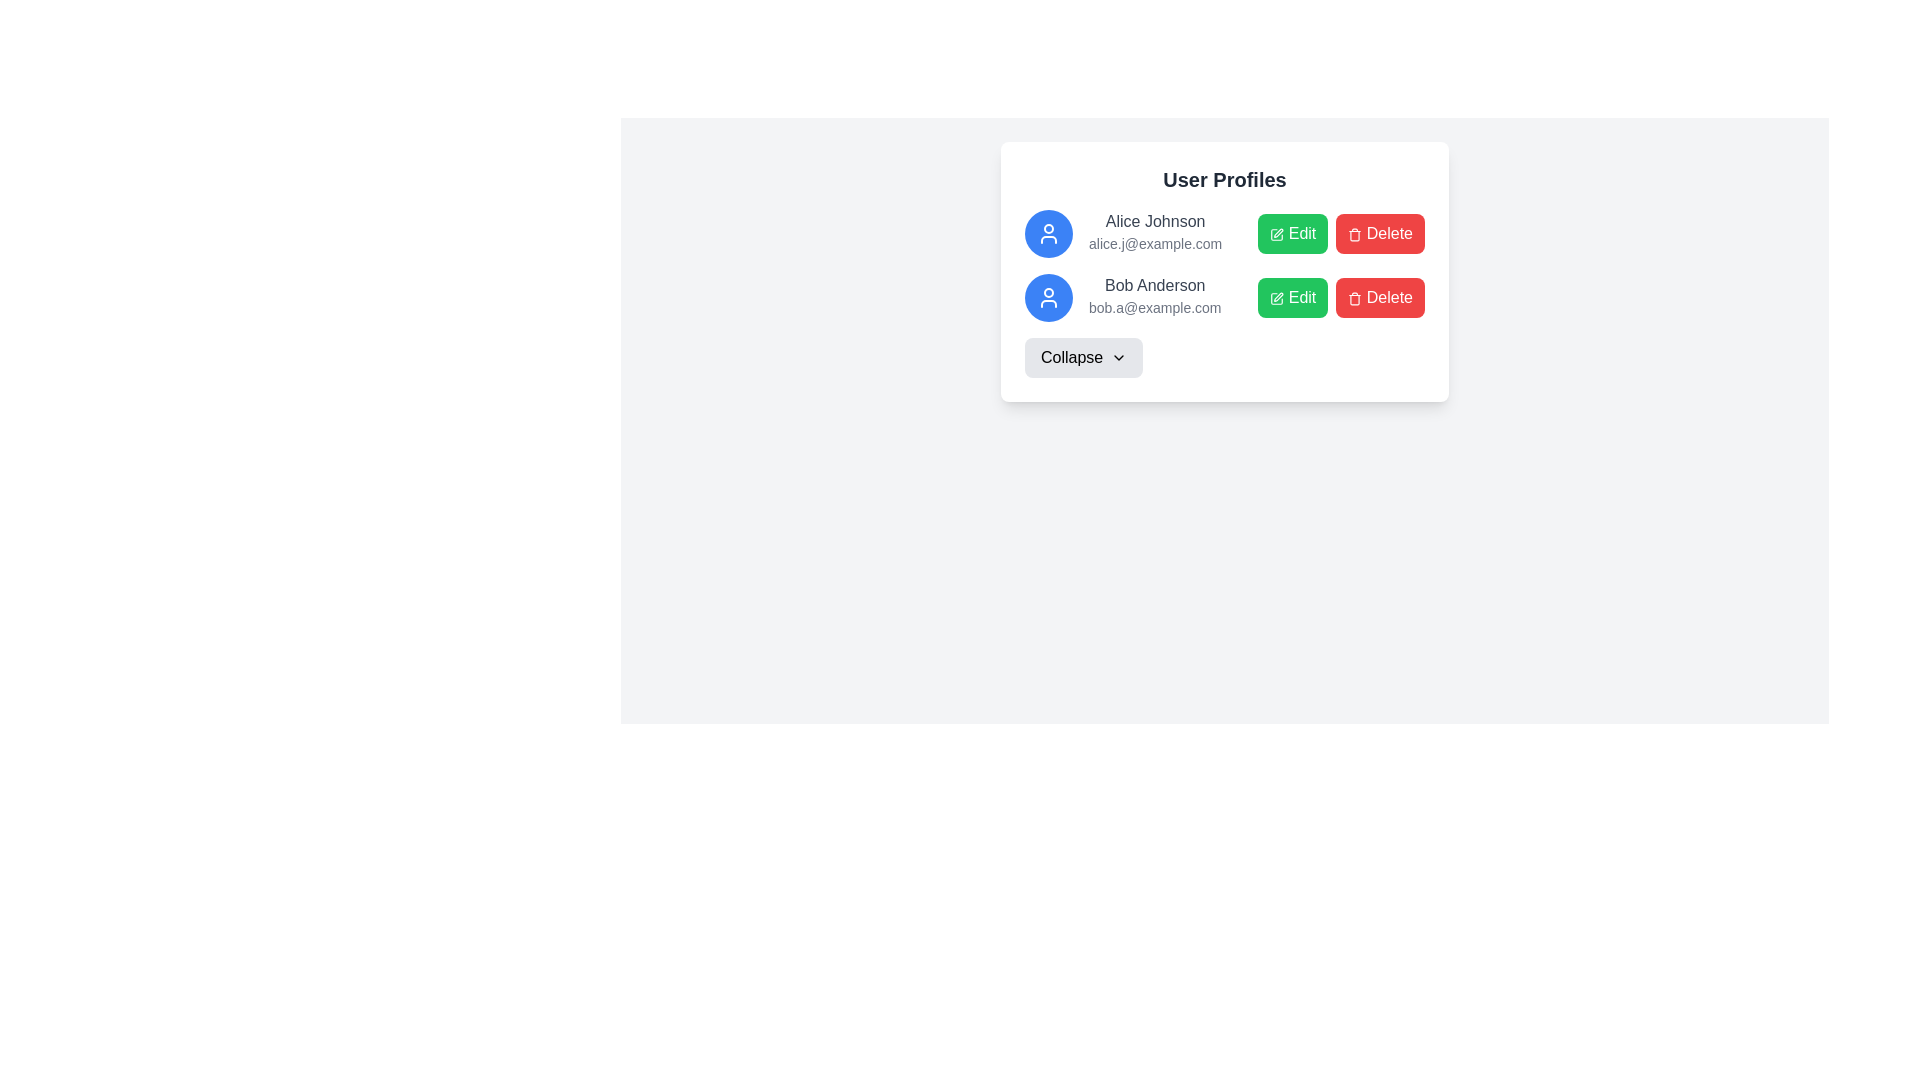  What do you see at coordinates (1292, 233) in the screenshot?
I see `the green 'Edit' button with a rounded rectangular shape and a white pen icon, located at the top profile entry for 'Alice Johnson'` at bounding box center [1292, 233].